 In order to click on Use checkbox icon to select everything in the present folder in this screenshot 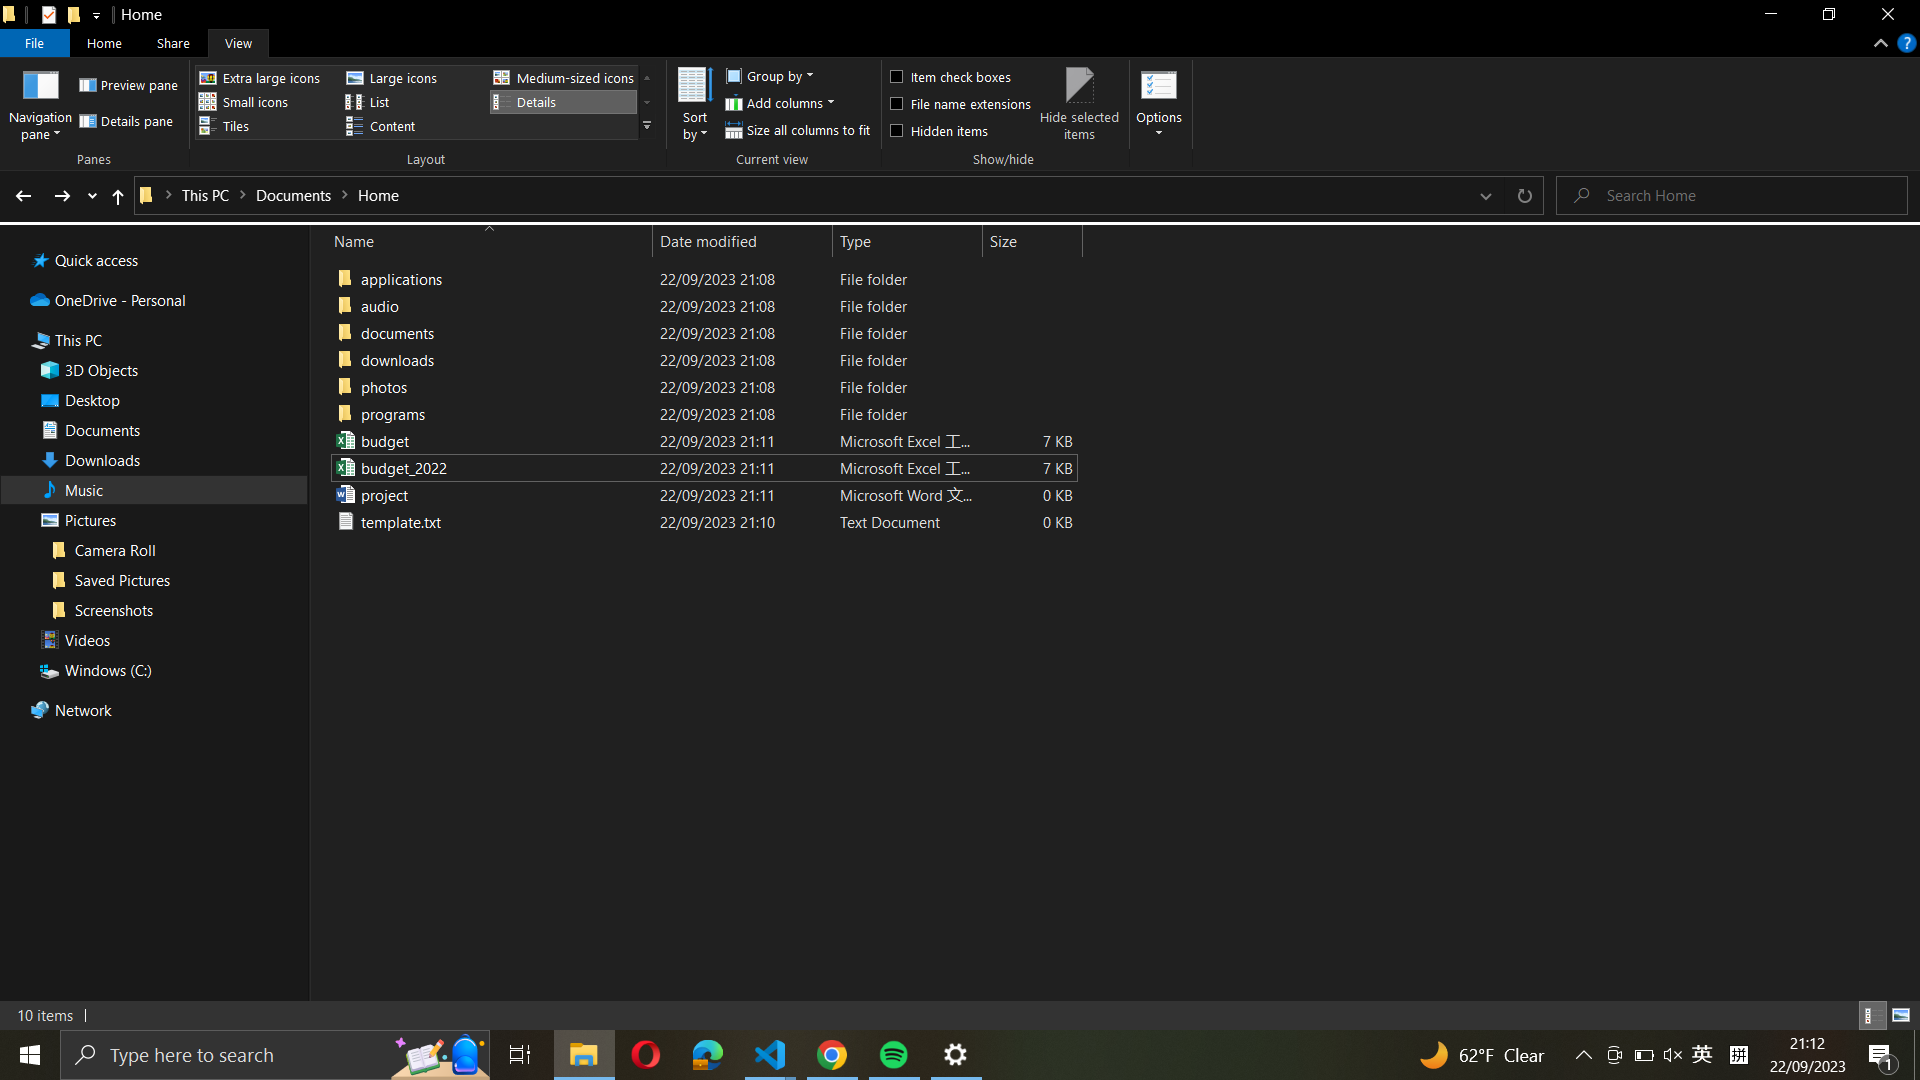, I will do `click(957, 73)`.